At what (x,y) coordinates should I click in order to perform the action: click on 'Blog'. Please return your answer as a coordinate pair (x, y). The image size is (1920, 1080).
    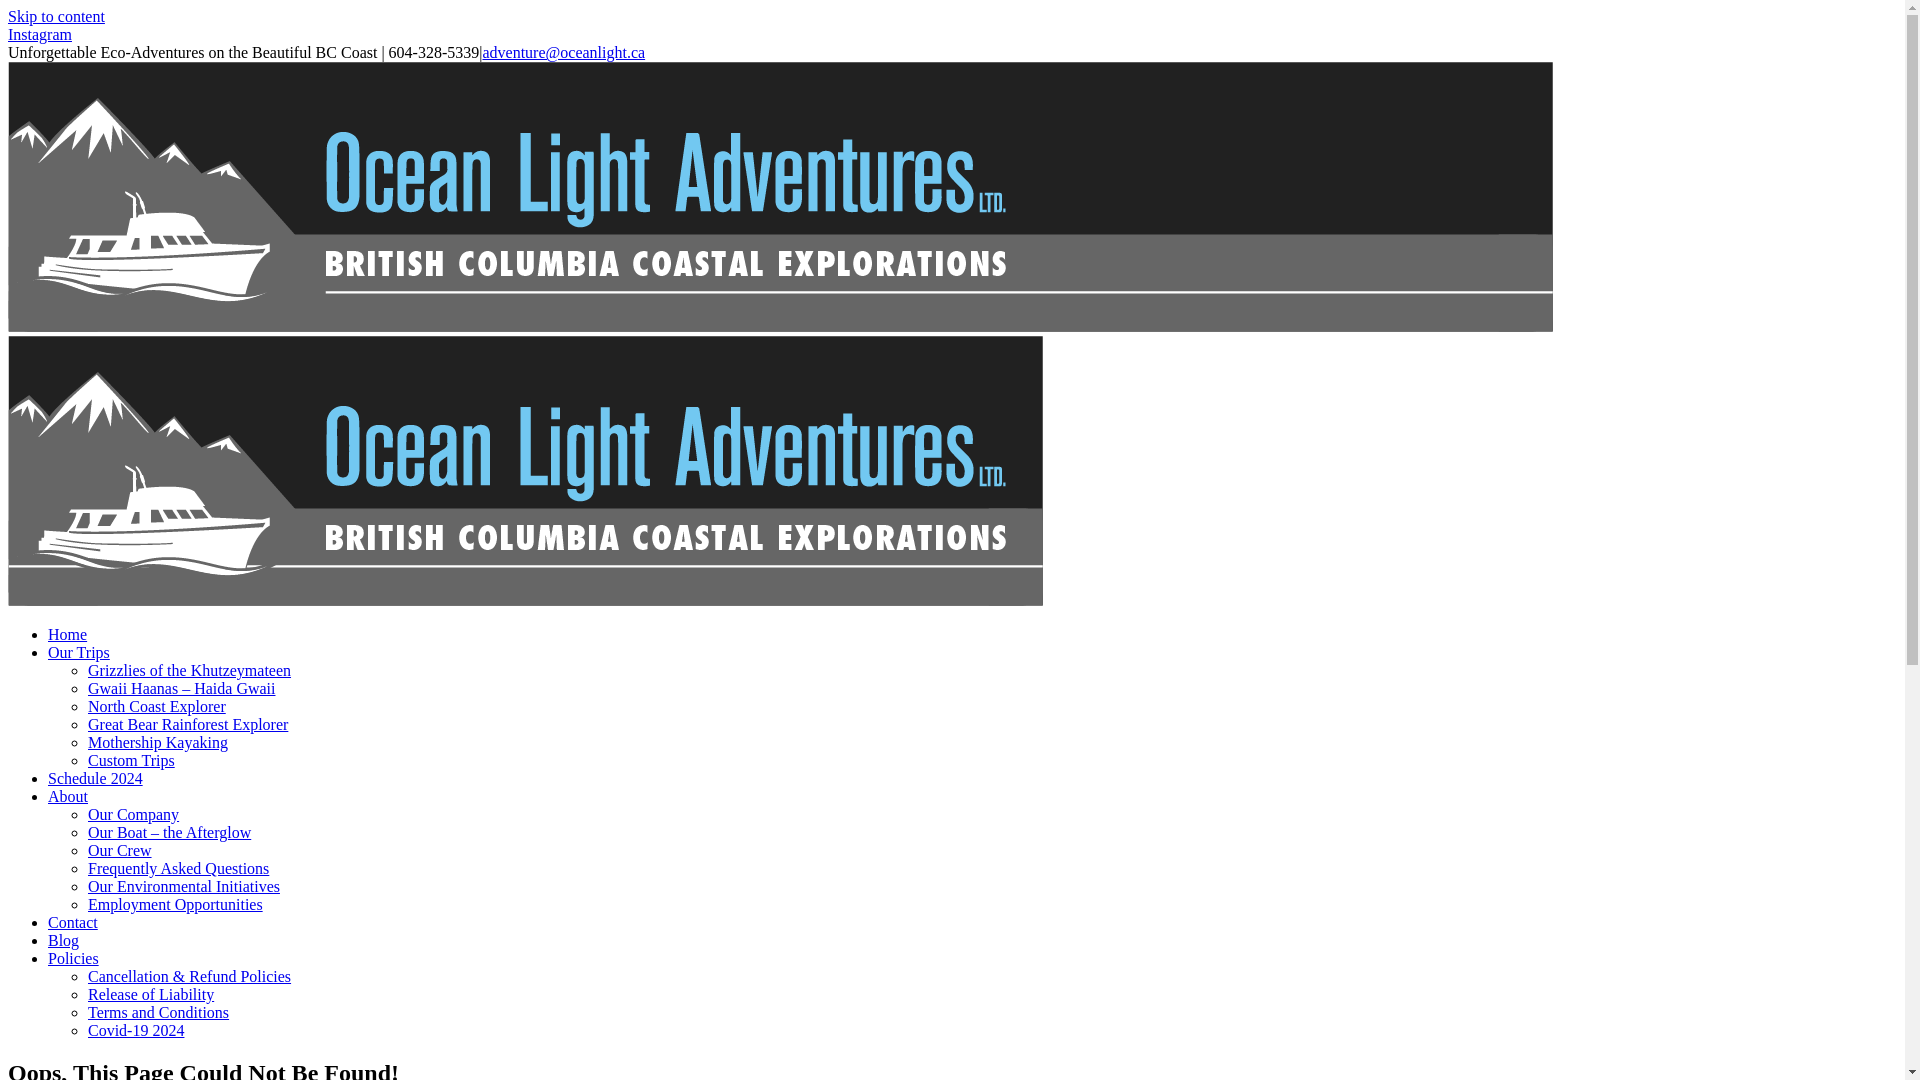
    Looking at the image, I should click on (63, 940).